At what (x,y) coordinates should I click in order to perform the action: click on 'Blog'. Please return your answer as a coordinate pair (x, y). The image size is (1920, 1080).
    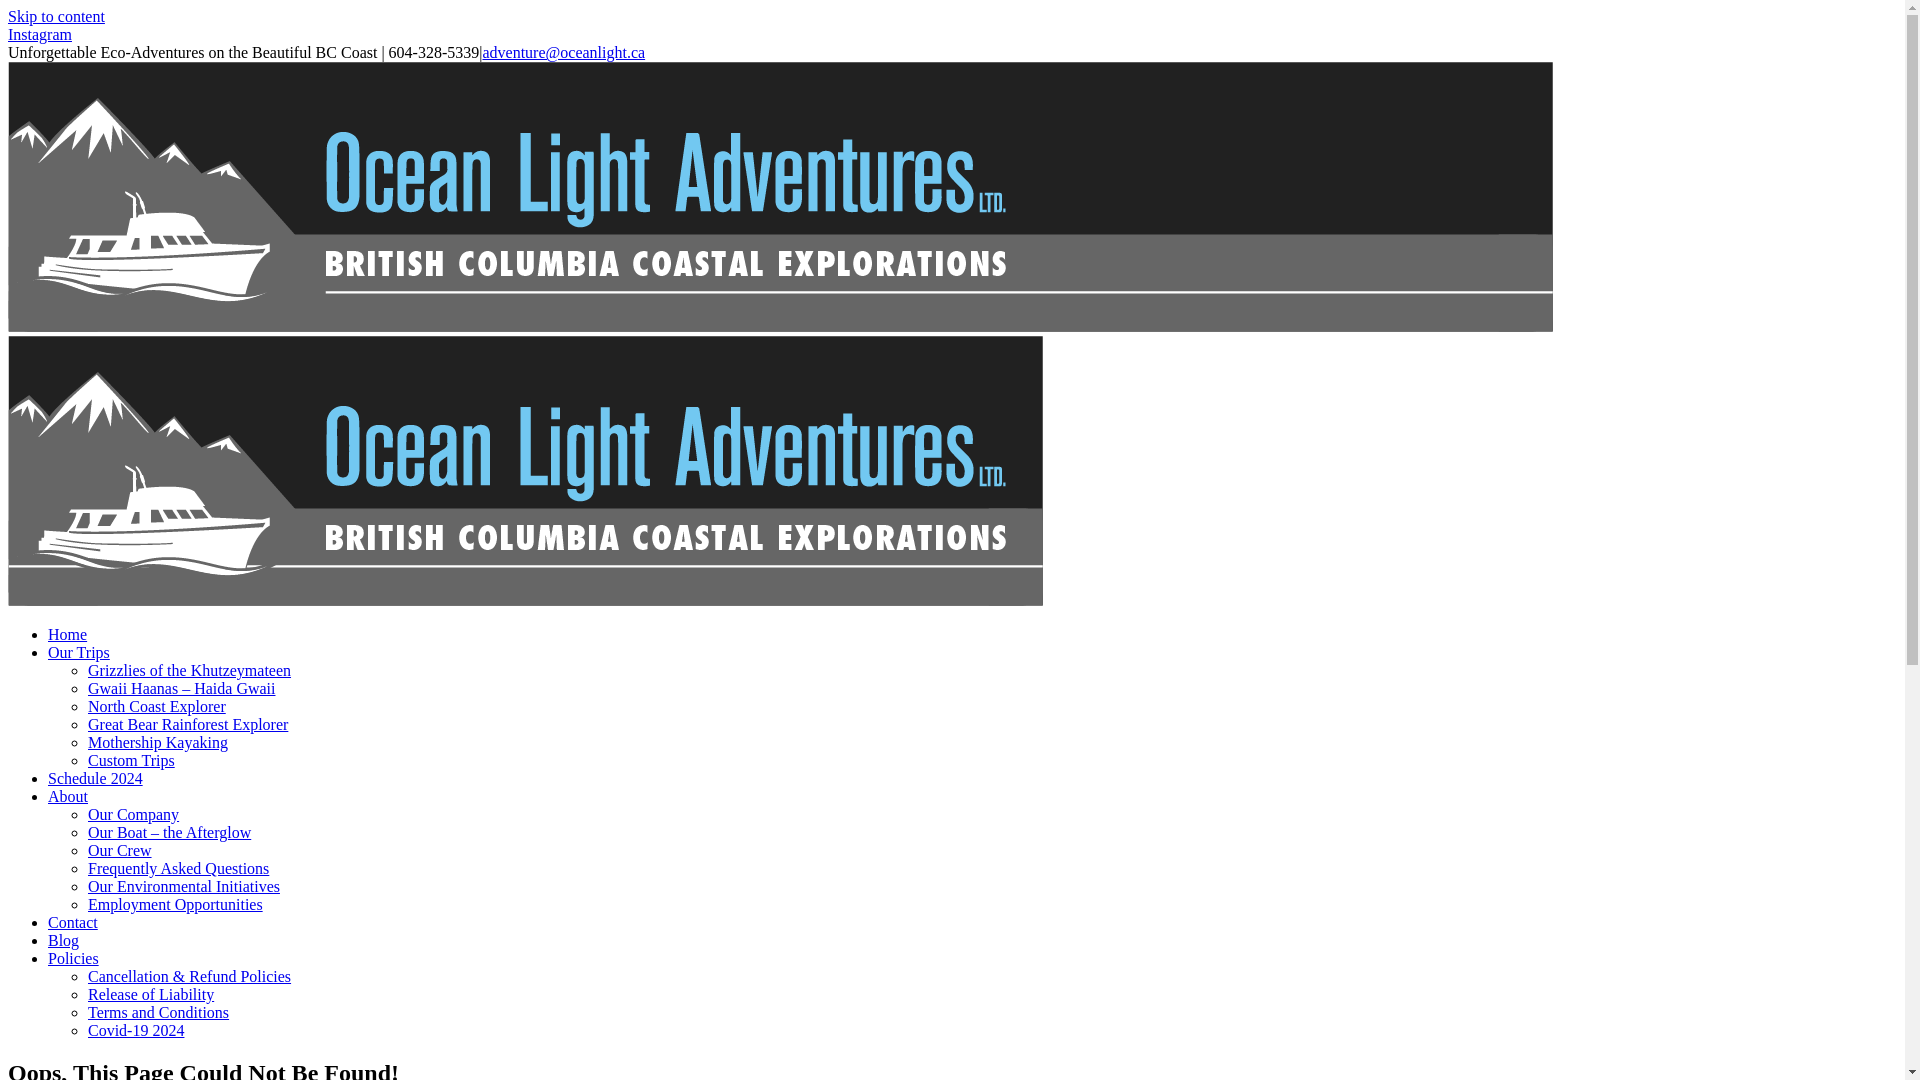
    Looking at the image, I should click on (63, 940).